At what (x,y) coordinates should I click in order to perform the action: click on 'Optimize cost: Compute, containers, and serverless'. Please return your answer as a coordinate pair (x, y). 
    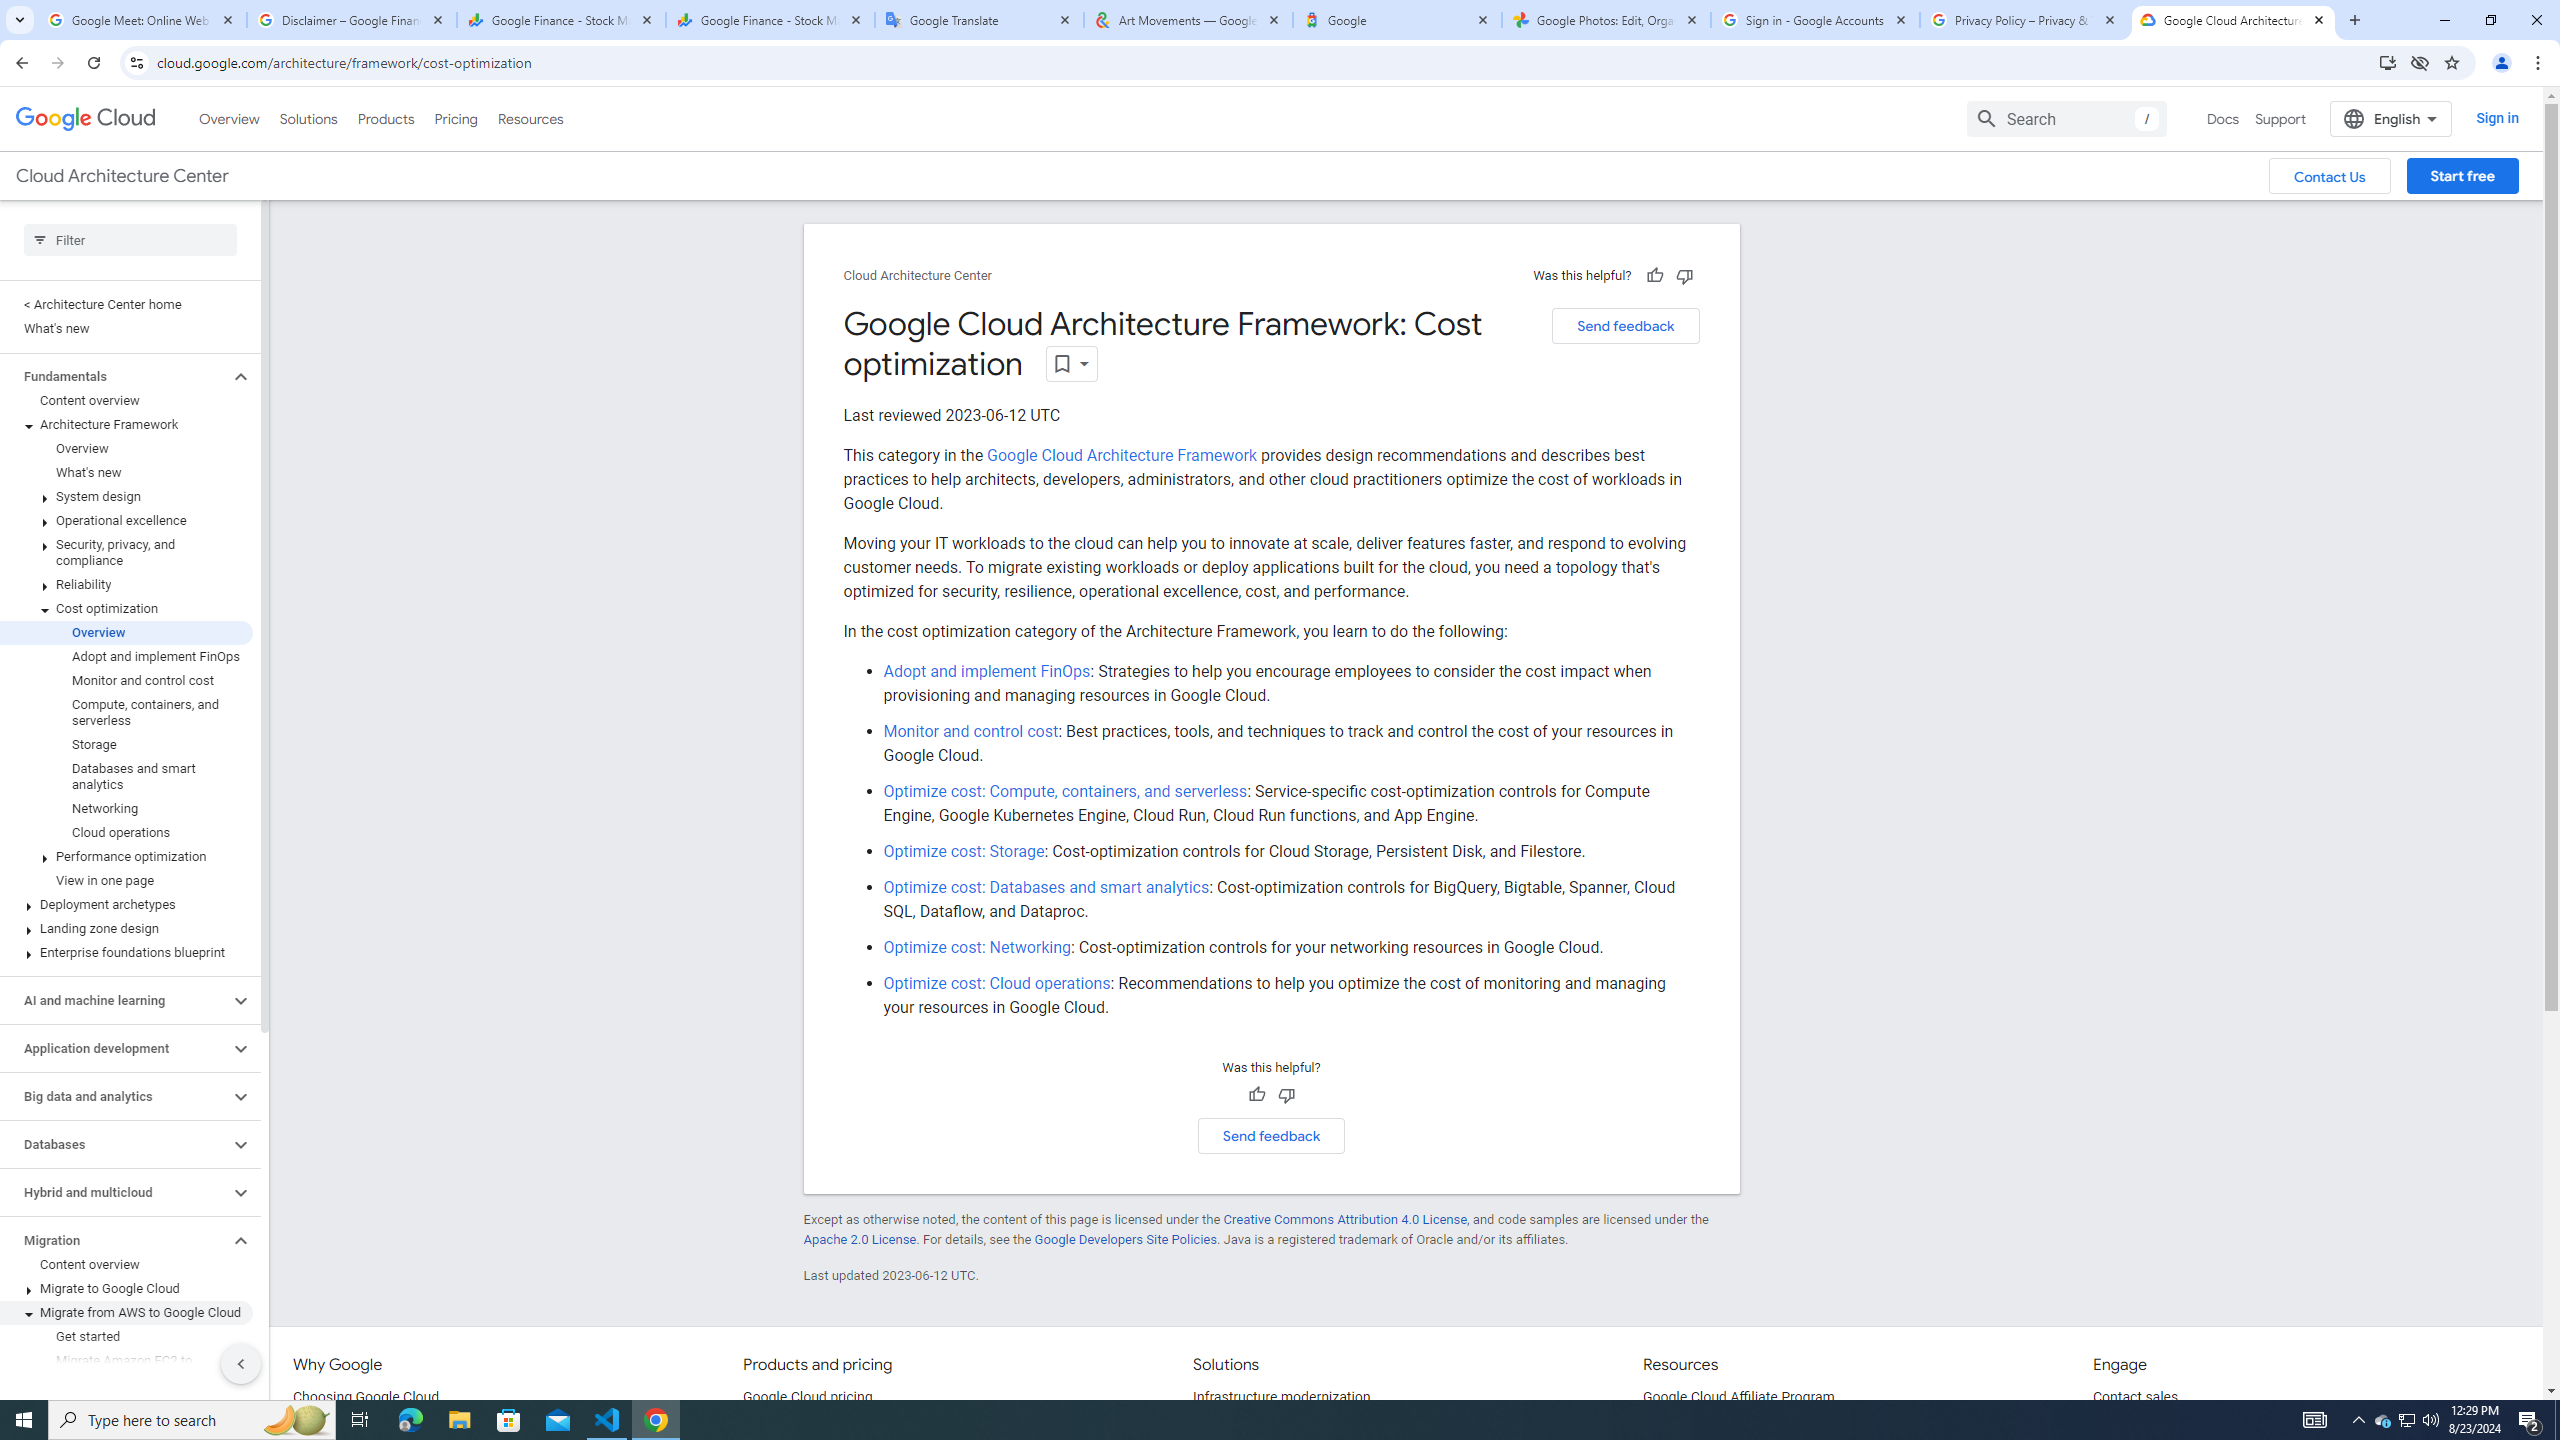
    Looking at the image, I should click on (1065, 790).